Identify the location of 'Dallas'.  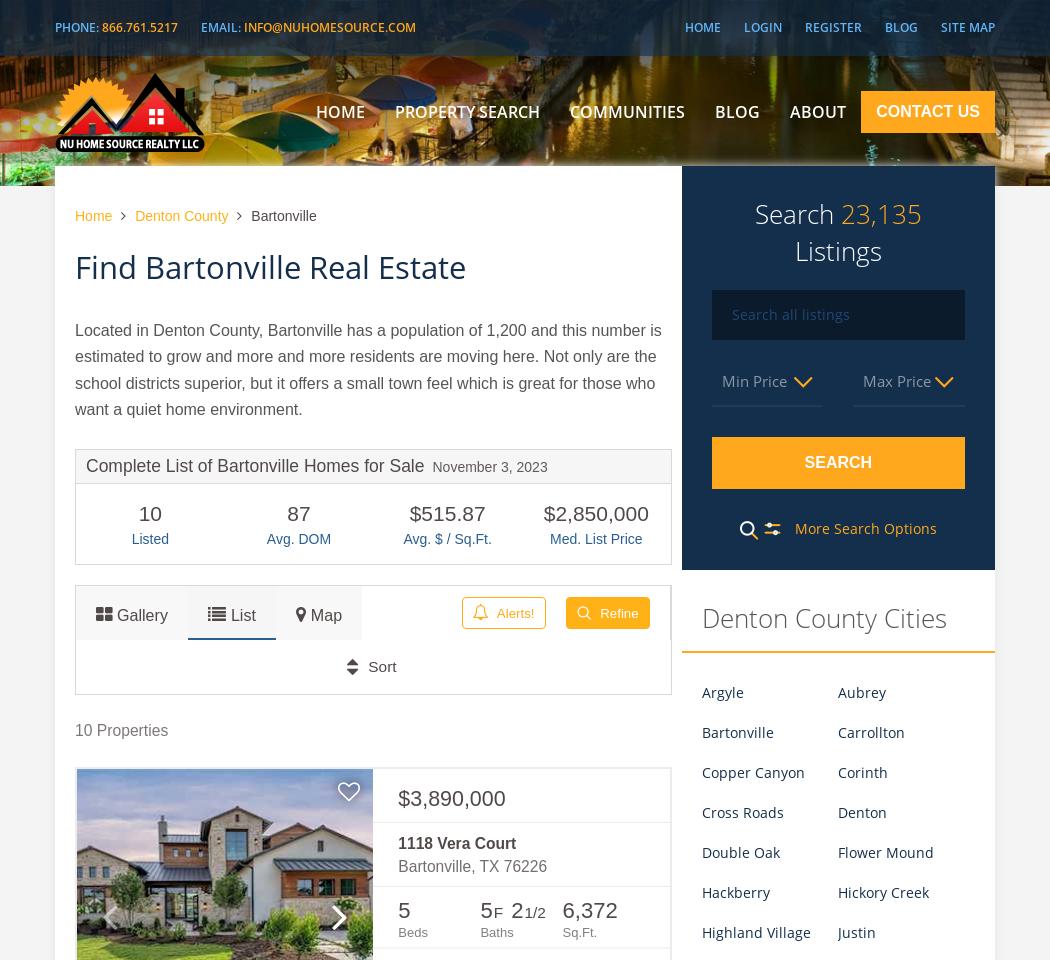
(605, 227).